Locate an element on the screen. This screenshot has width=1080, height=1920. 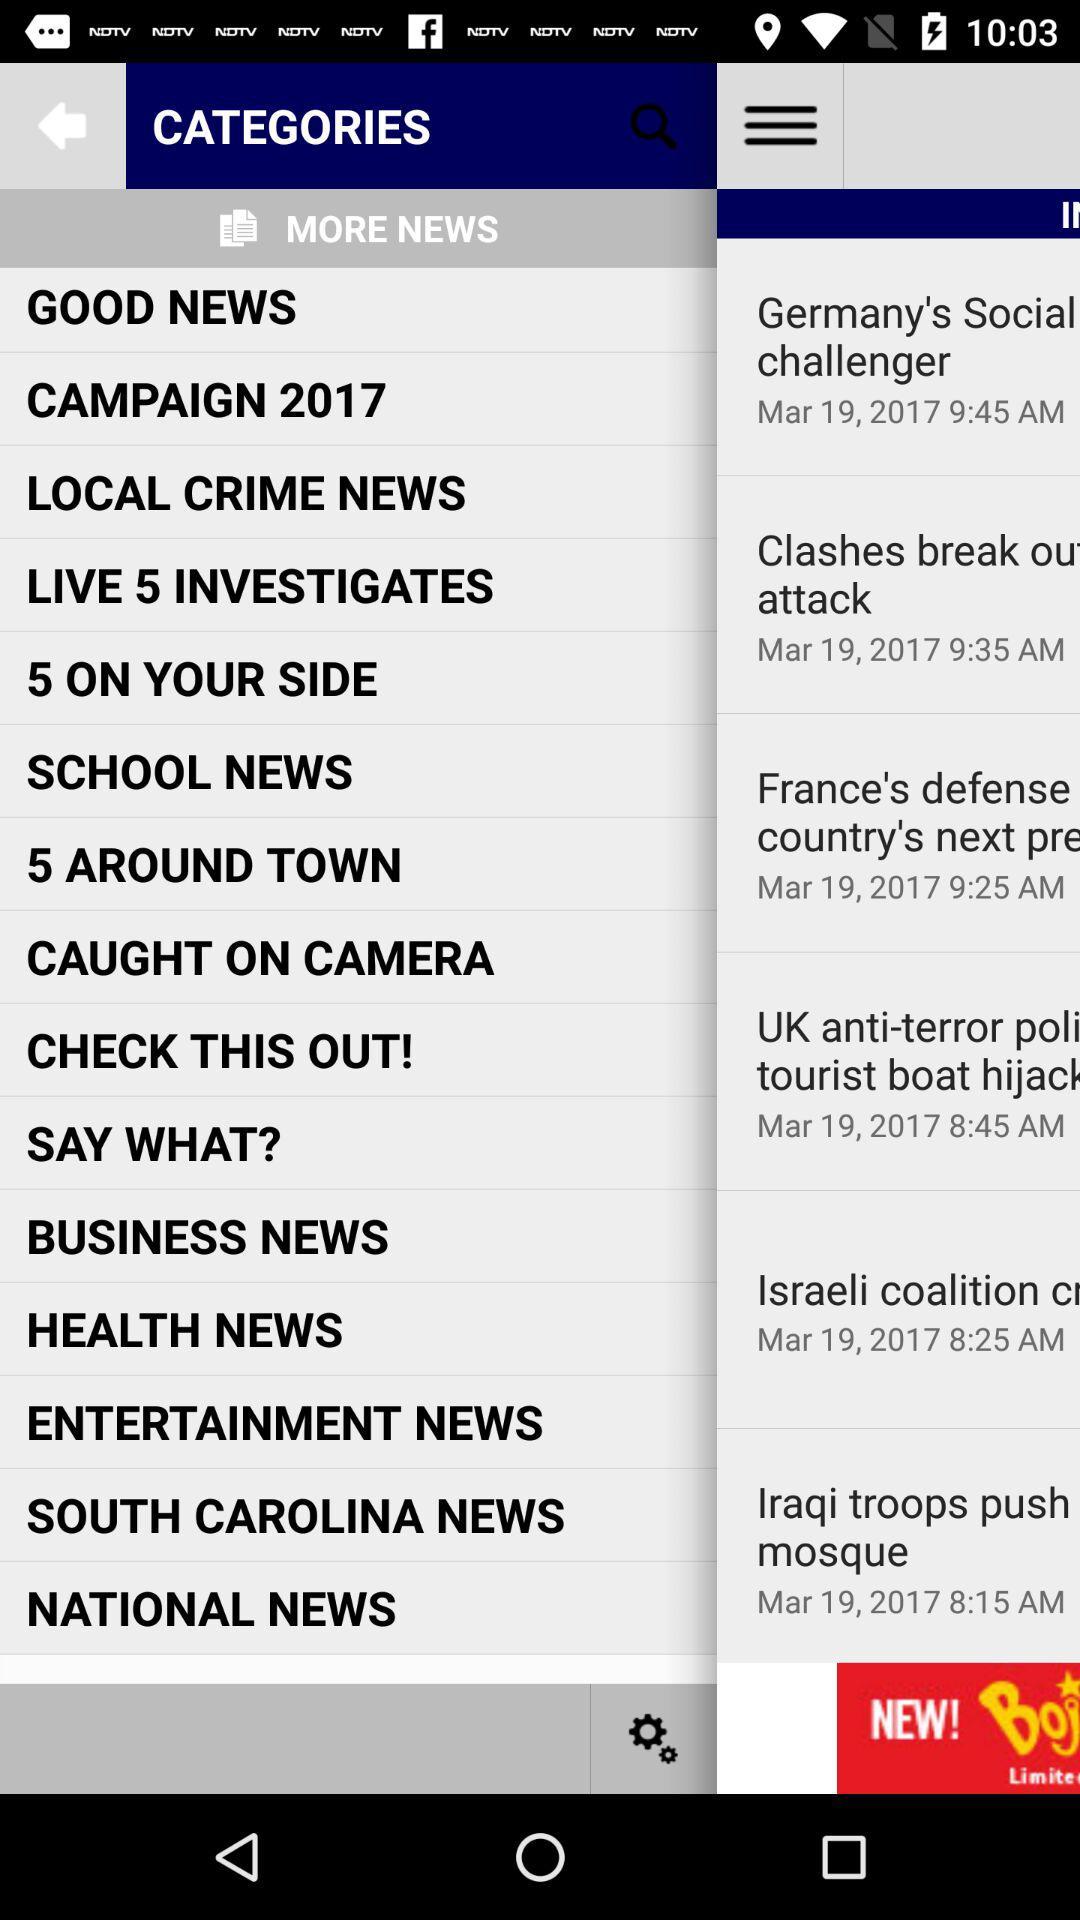
the arrow_backward icon is located at coordinates (61, 124).